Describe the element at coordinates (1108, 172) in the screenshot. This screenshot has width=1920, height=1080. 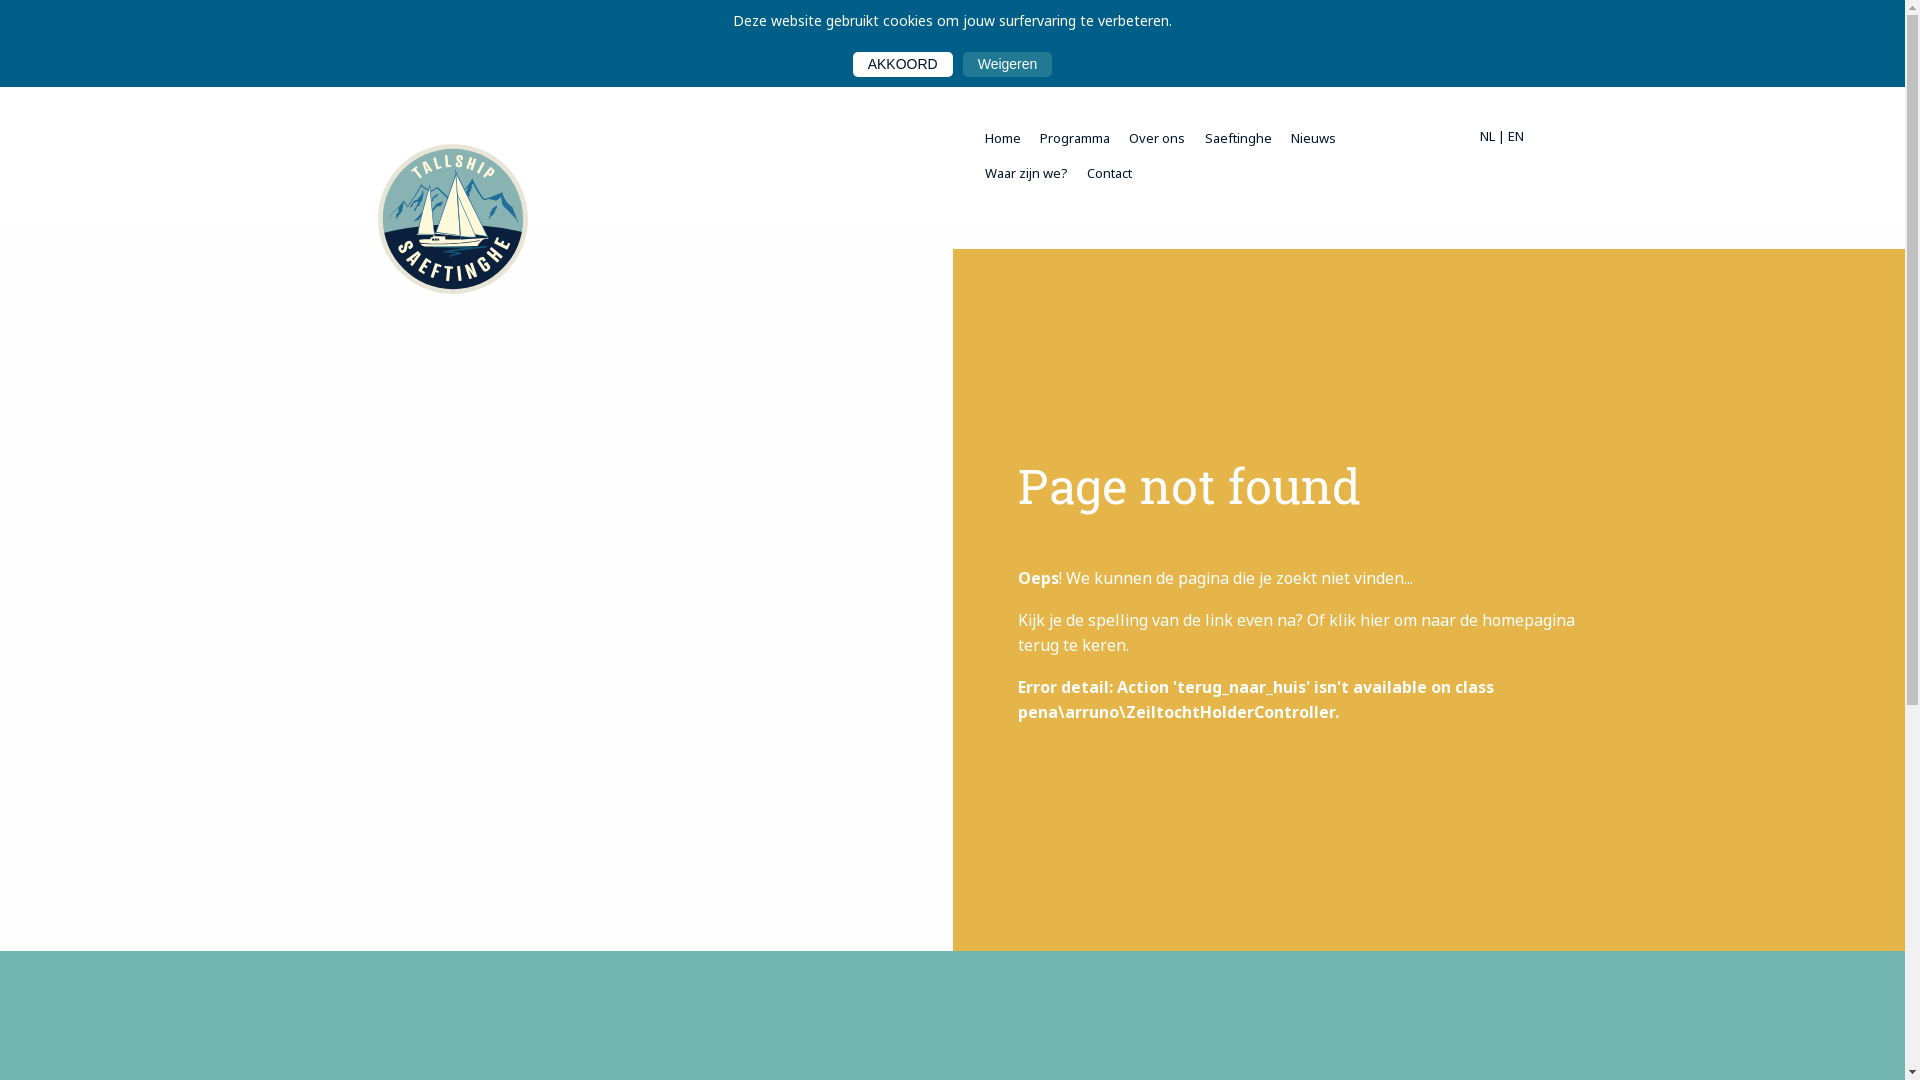
I see `'Contact'` at that location.